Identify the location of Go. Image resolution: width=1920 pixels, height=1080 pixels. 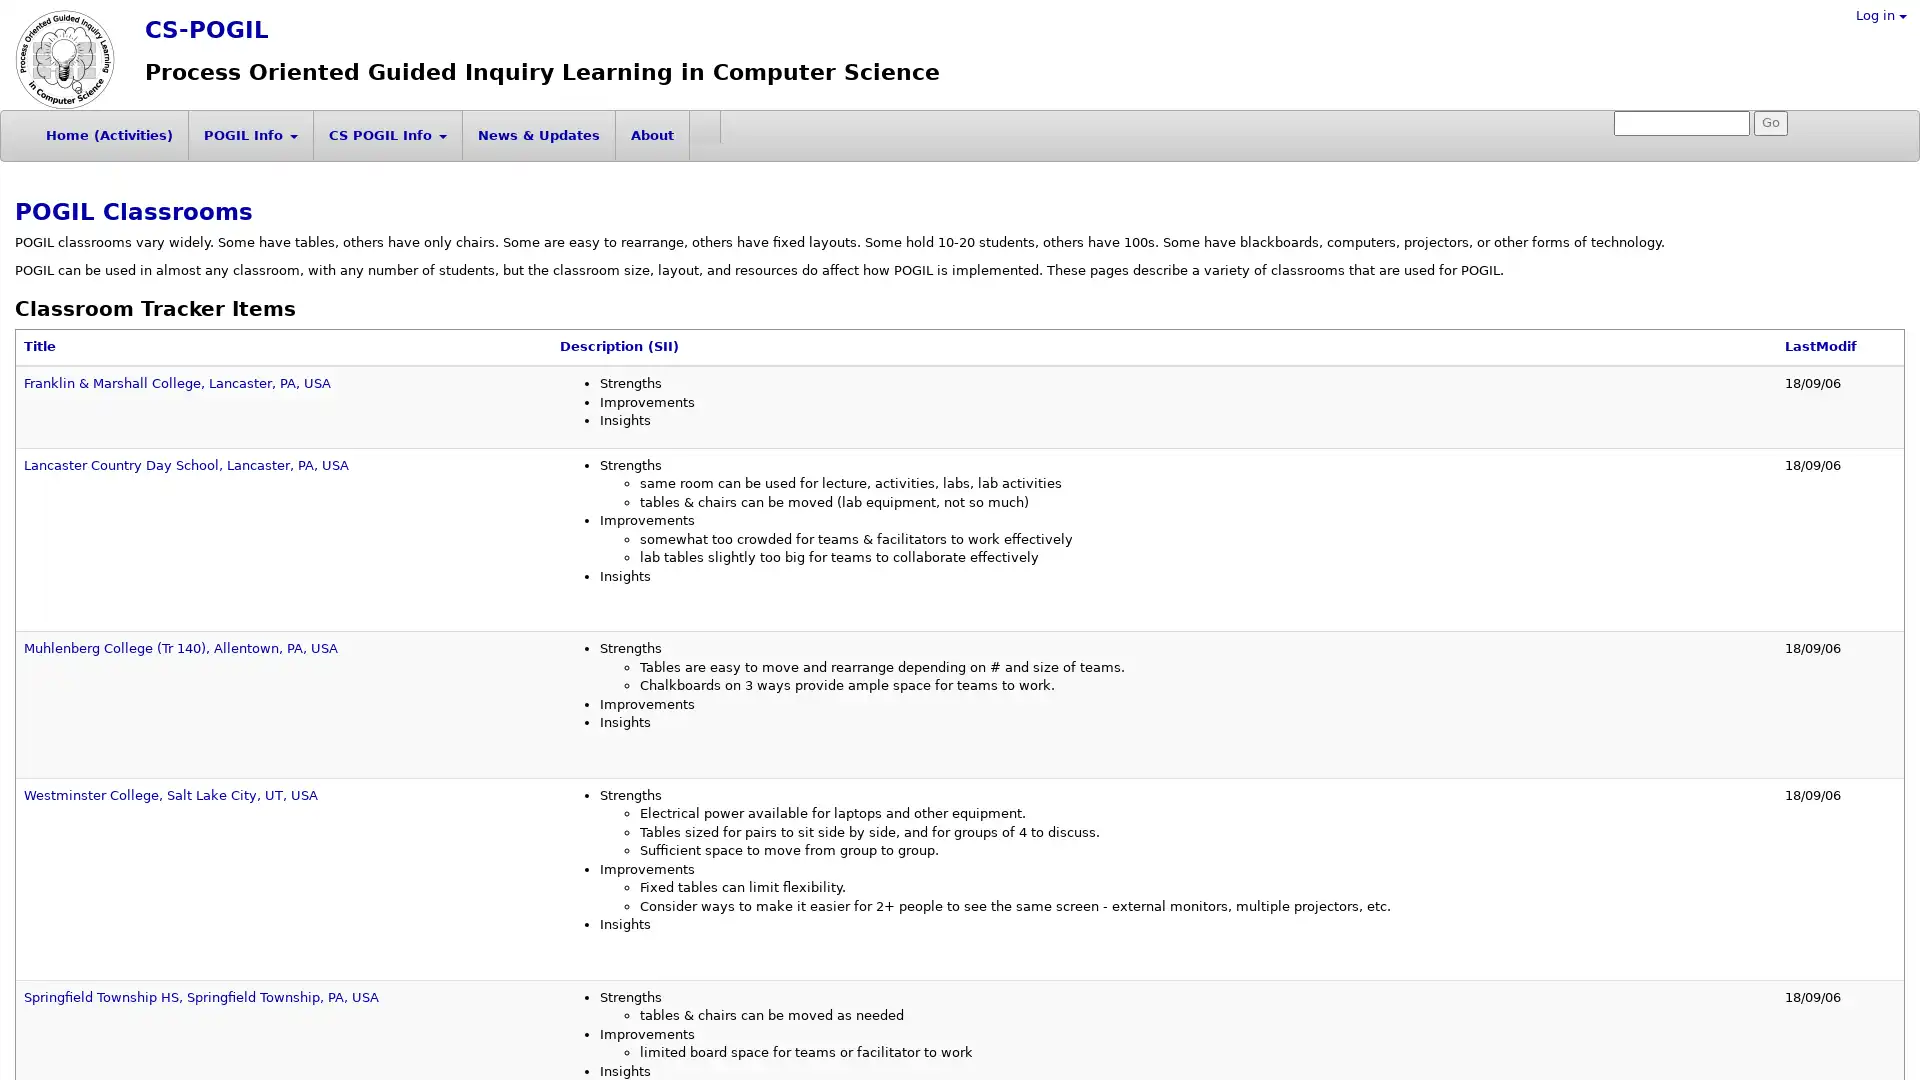
(1771, 123).